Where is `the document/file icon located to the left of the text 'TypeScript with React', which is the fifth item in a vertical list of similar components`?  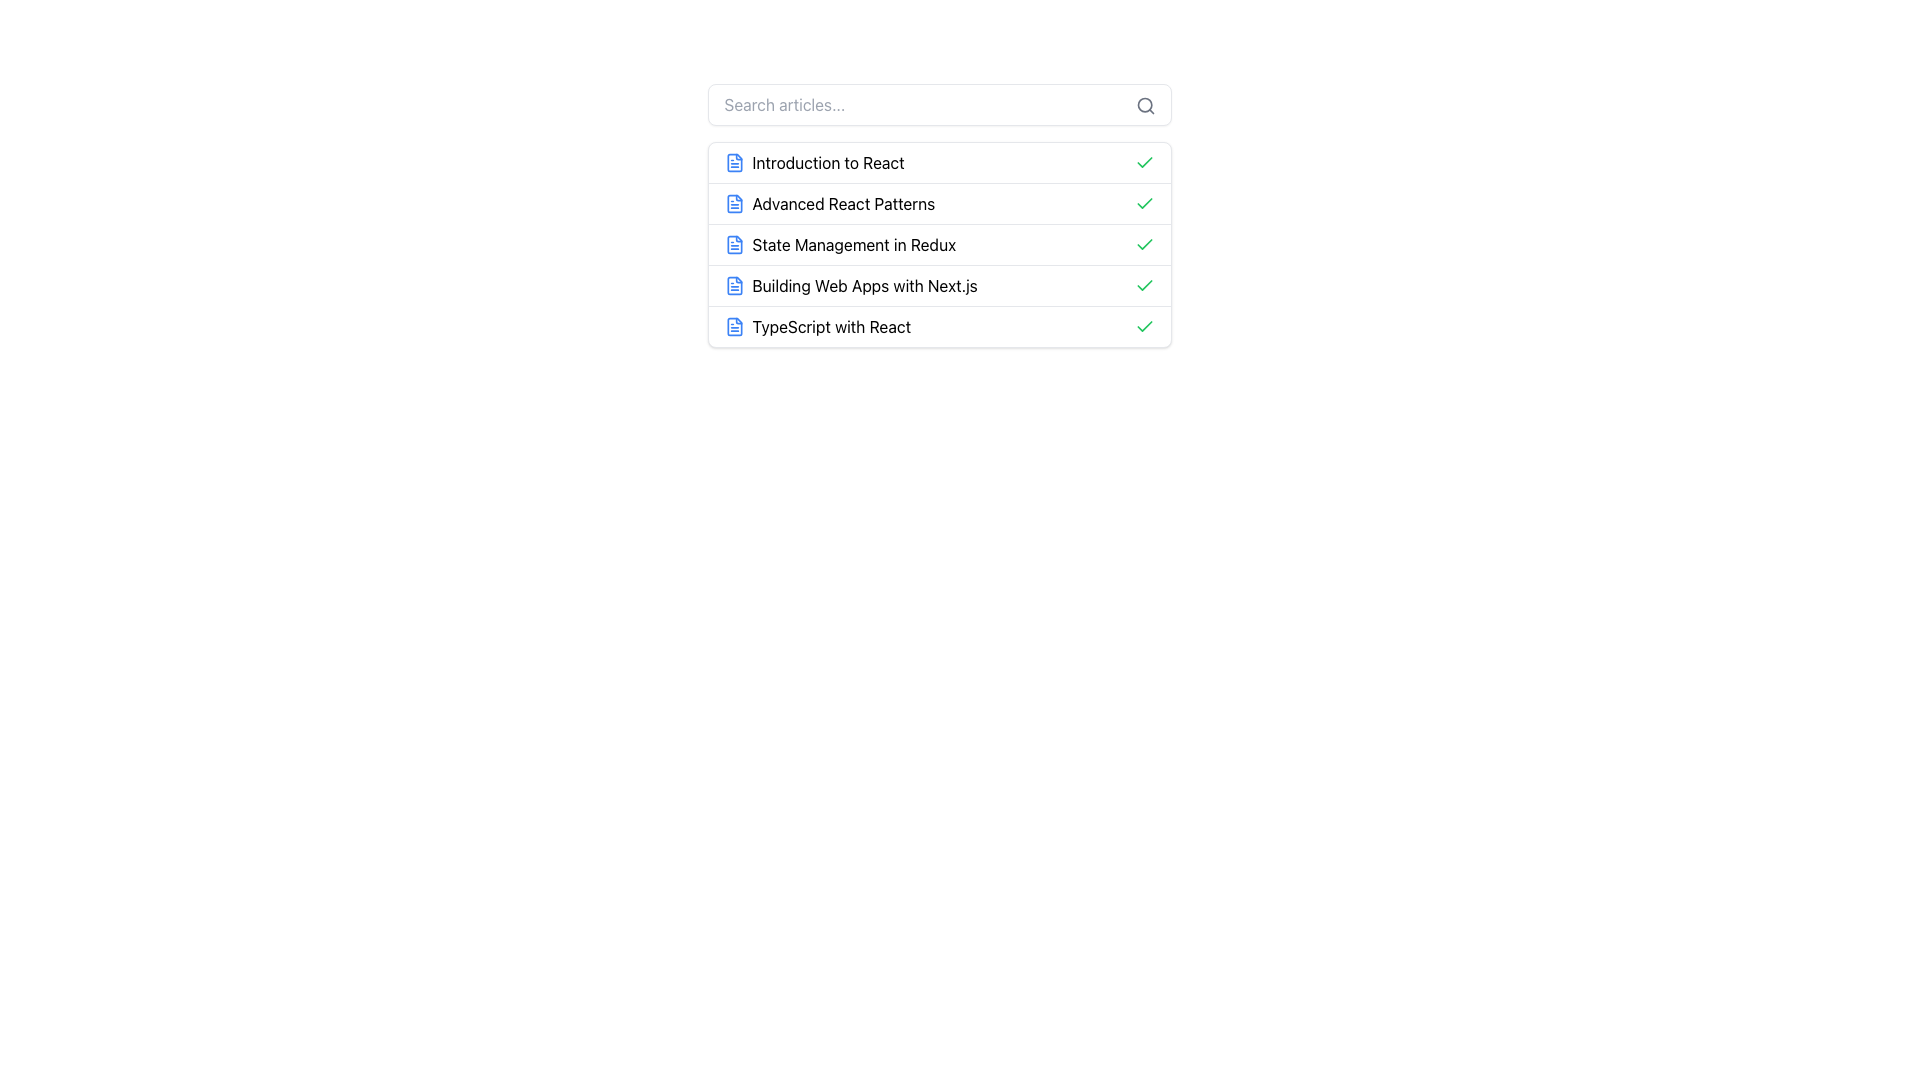
the document/file icon located to the left of the text 'TypeScript with React', which is the fifth item in a vertical list of similar components is located at coordinates (733, 326).